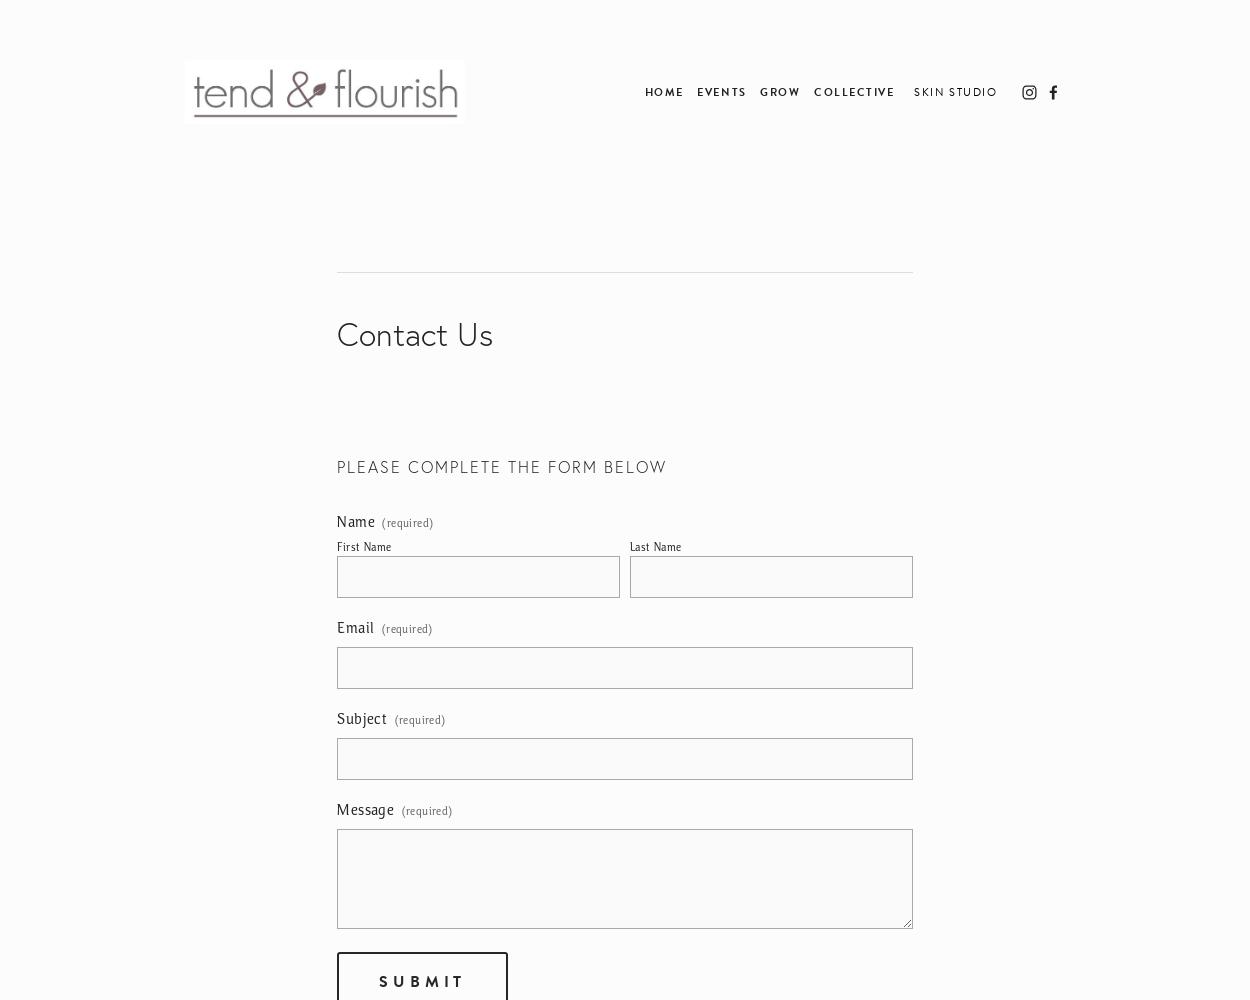 The image size is (1250, 1000). I want to click on 'Contact Us', so click(415, 333).